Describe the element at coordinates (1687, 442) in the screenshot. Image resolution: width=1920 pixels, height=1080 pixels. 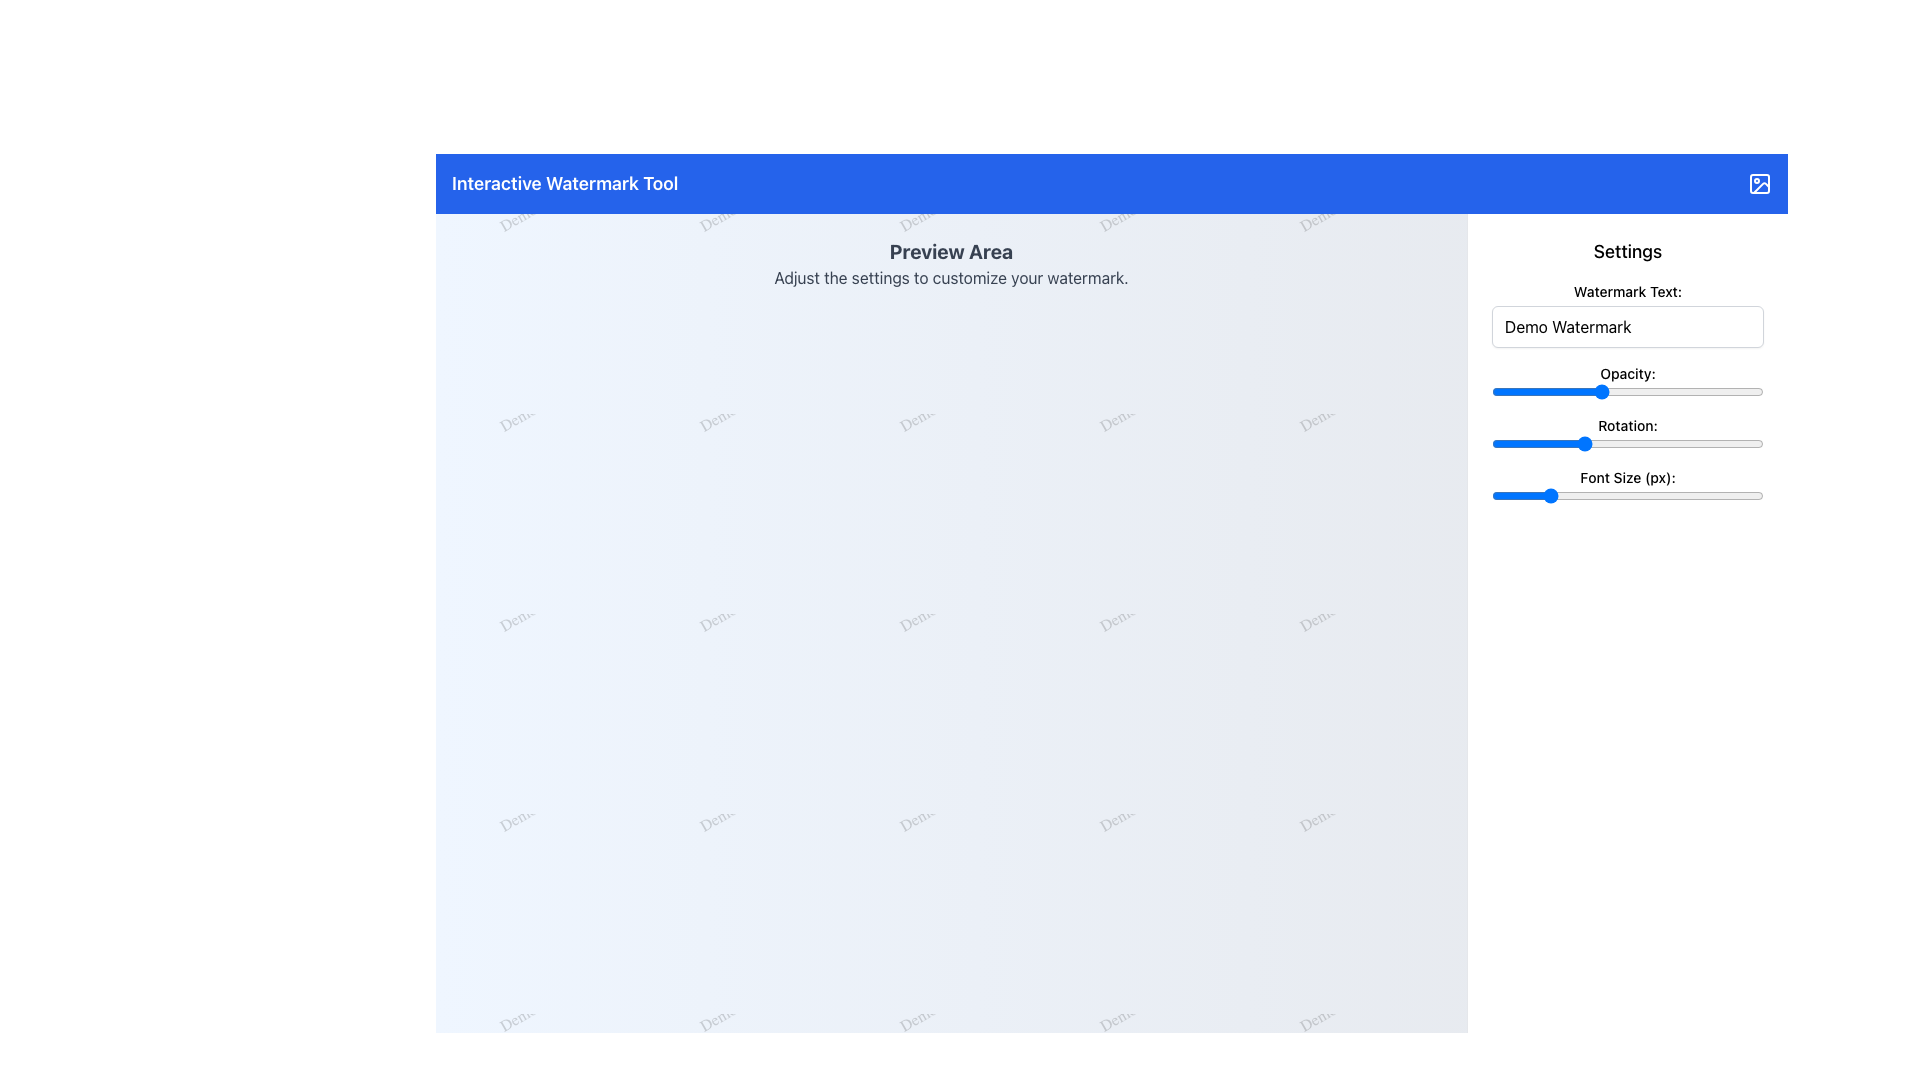
I see `rotation` at that location.